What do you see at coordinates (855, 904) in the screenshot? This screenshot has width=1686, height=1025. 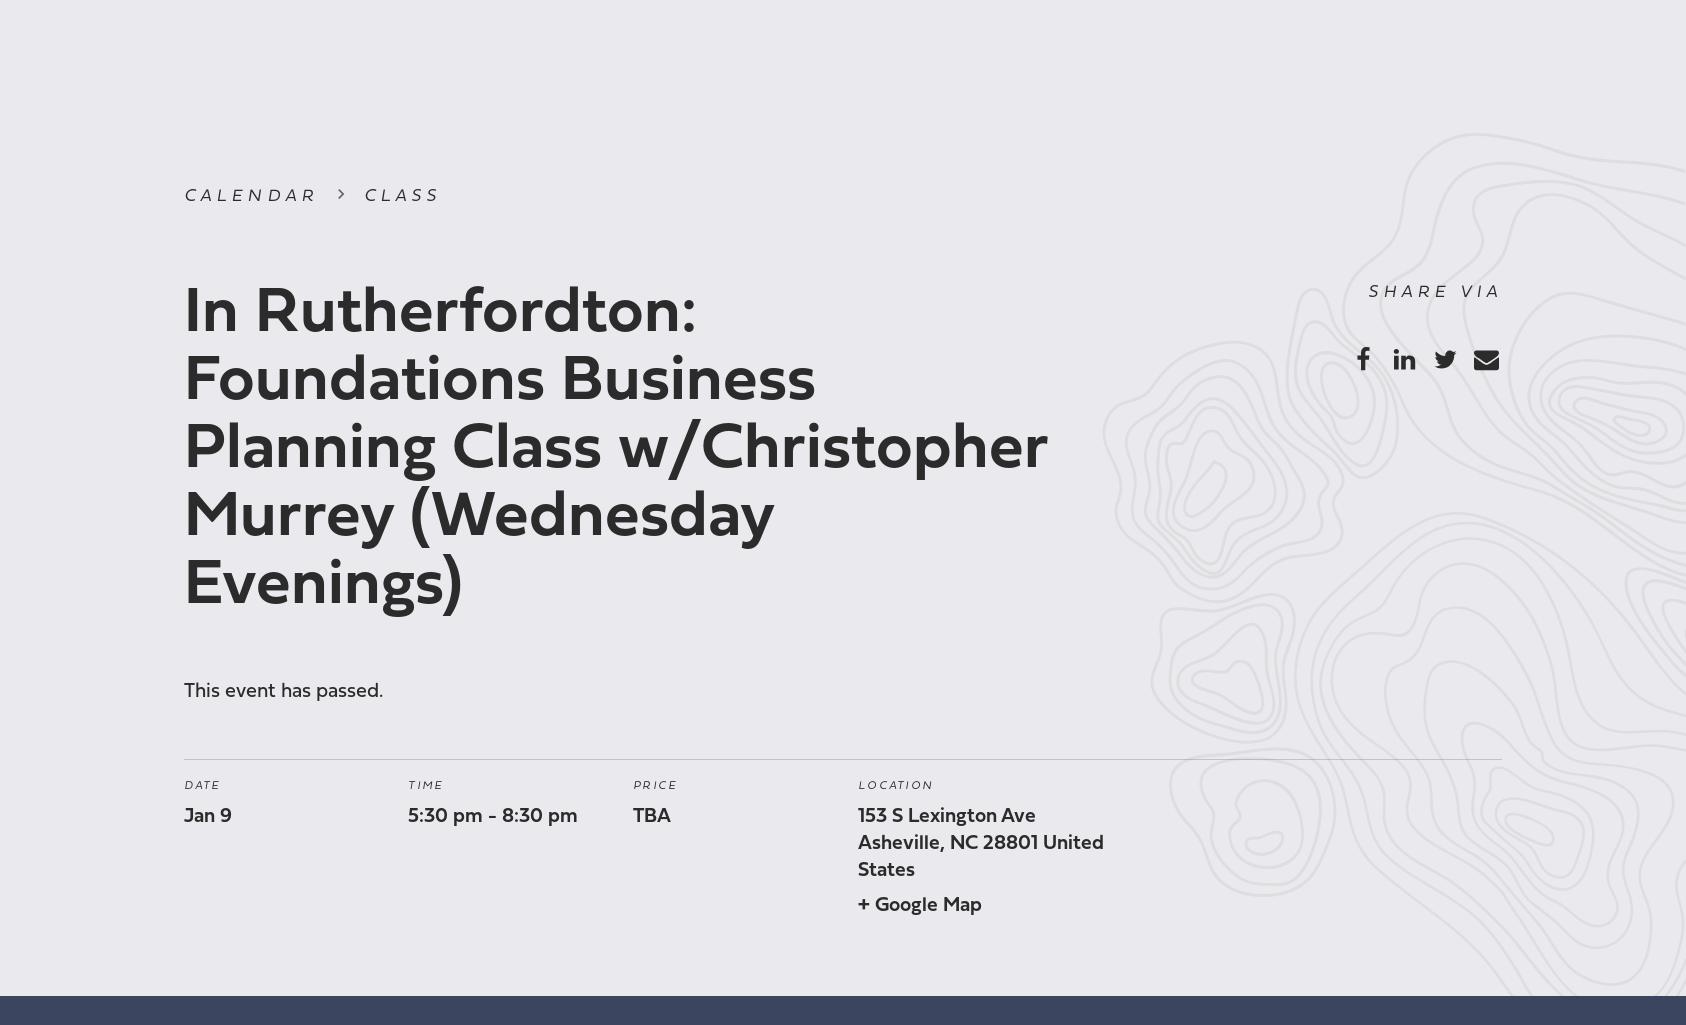 I see `'+ Google Map'` at bounding box center [855, 904].